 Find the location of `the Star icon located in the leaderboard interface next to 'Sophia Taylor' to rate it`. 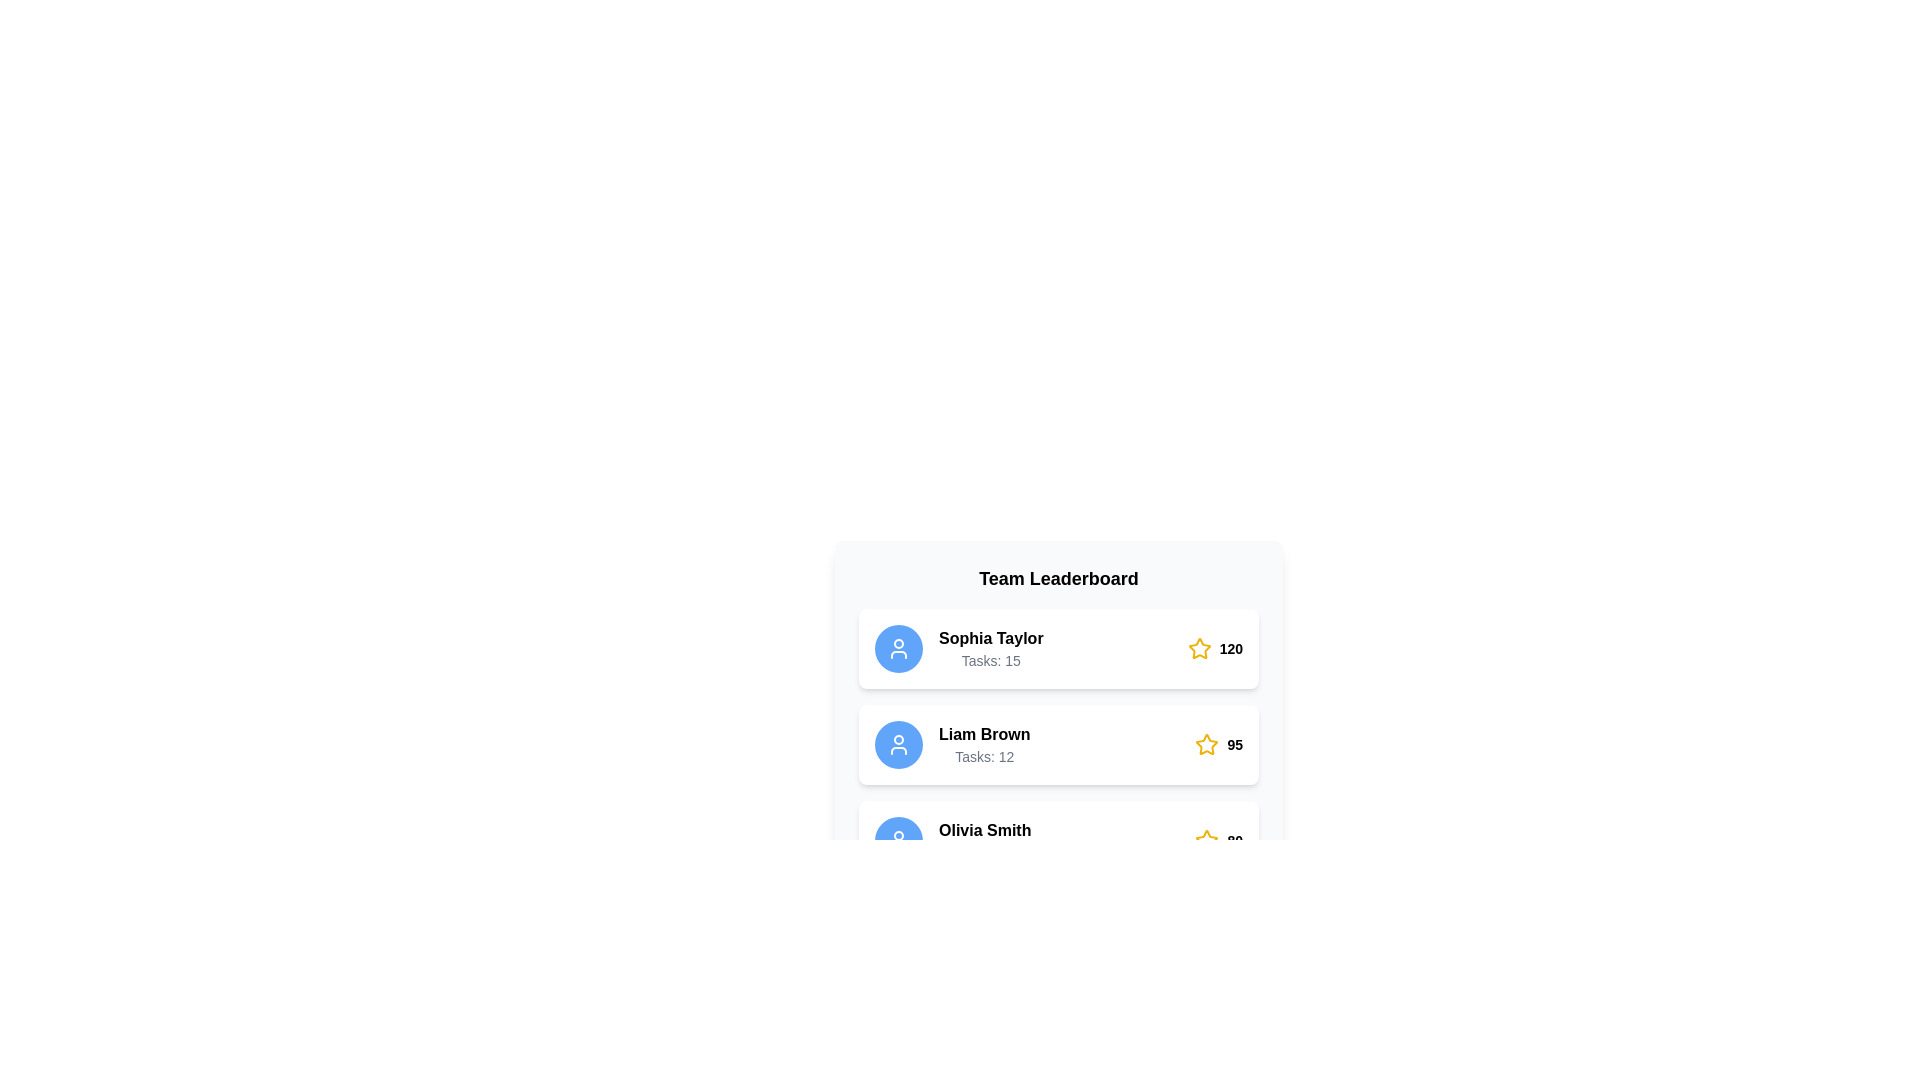

the Star icon located in the leaderboard interface next to 'Sophia Taylor' to rate it is located at coordinates (1205, 744).